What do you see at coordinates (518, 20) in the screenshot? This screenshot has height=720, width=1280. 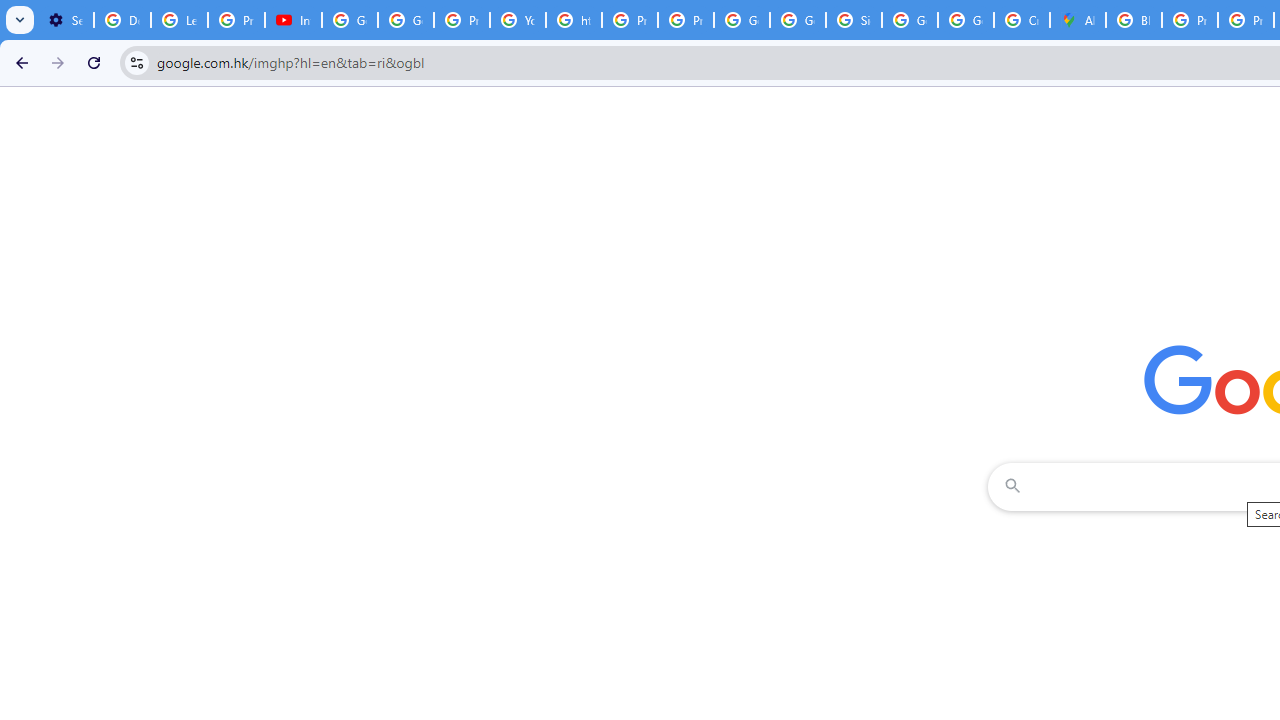 I see `'YouTube'` at bounding box center [518, 20].